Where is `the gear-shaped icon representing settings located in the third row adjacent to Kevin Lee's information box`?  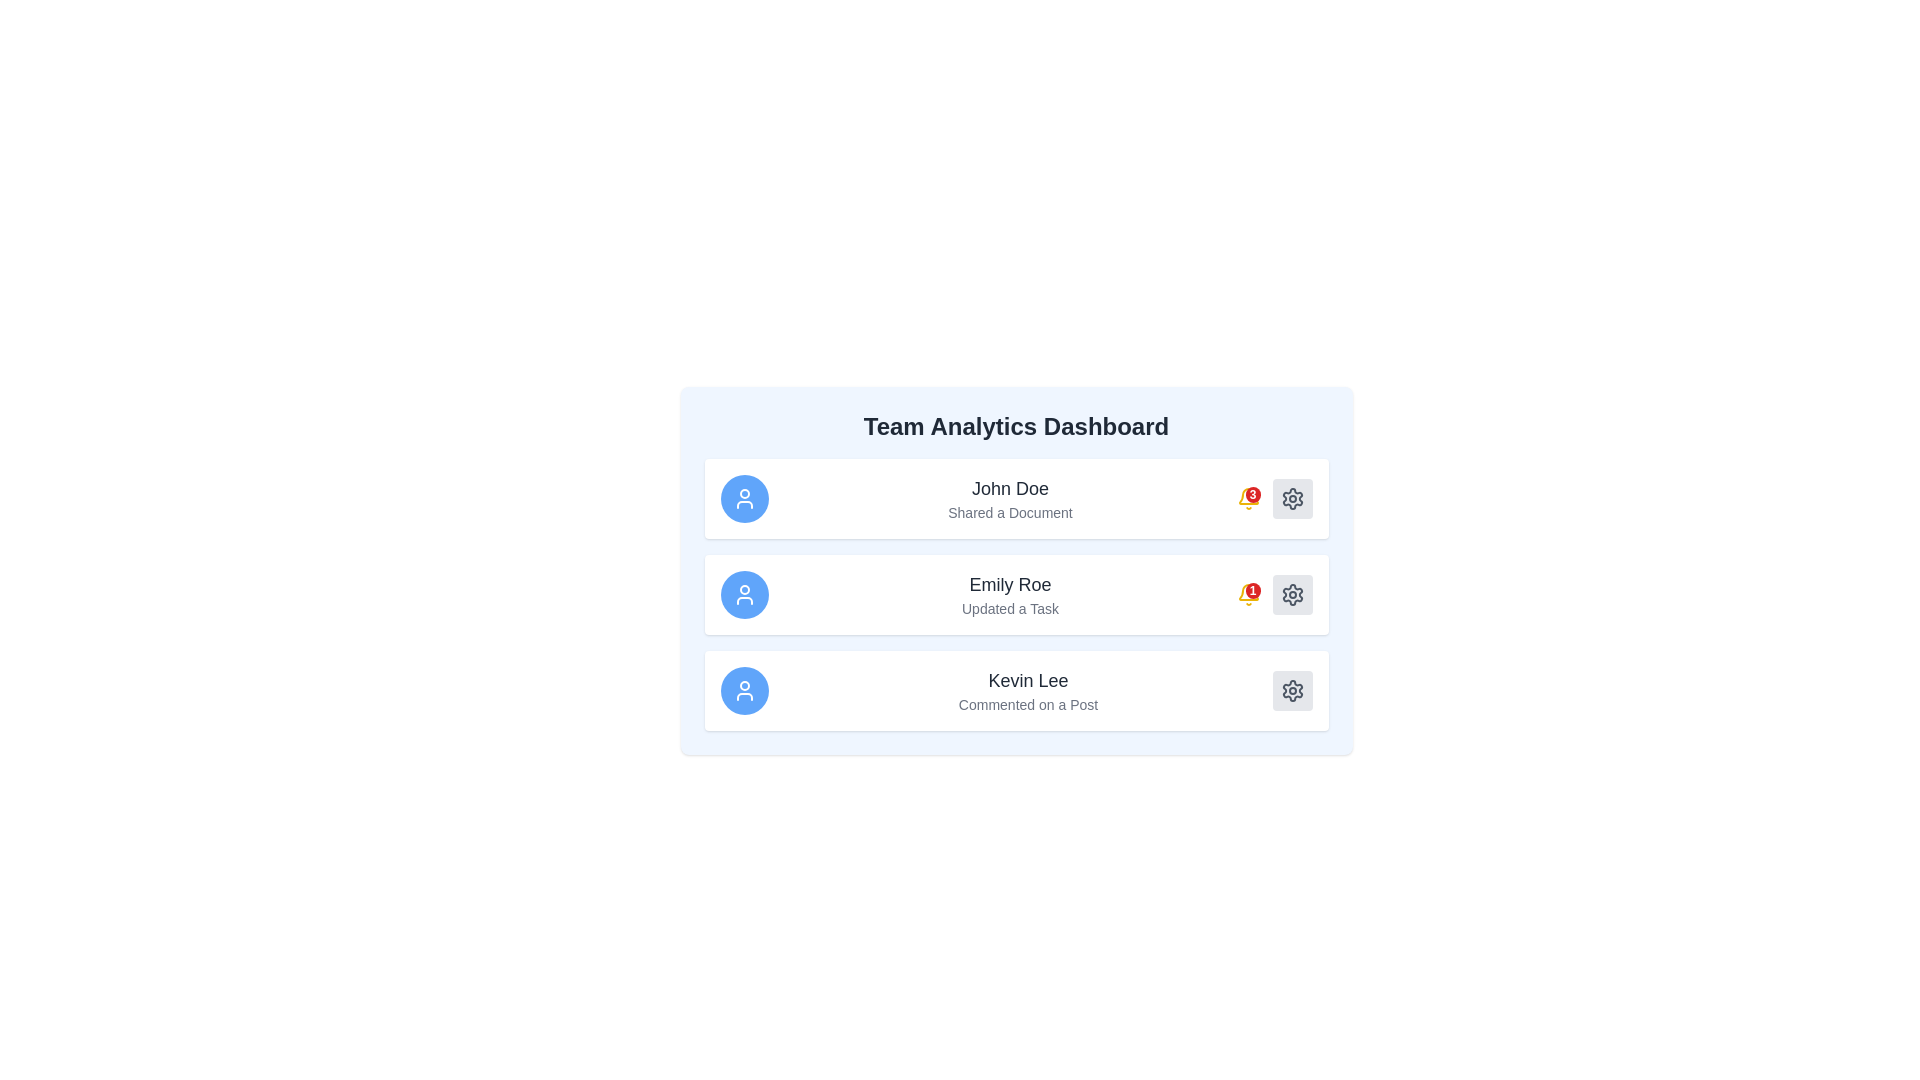 the gear-shaped icon representing settings located in the third row adjacent to Kevin Lee's information box is located at coordinates (1292, 689).